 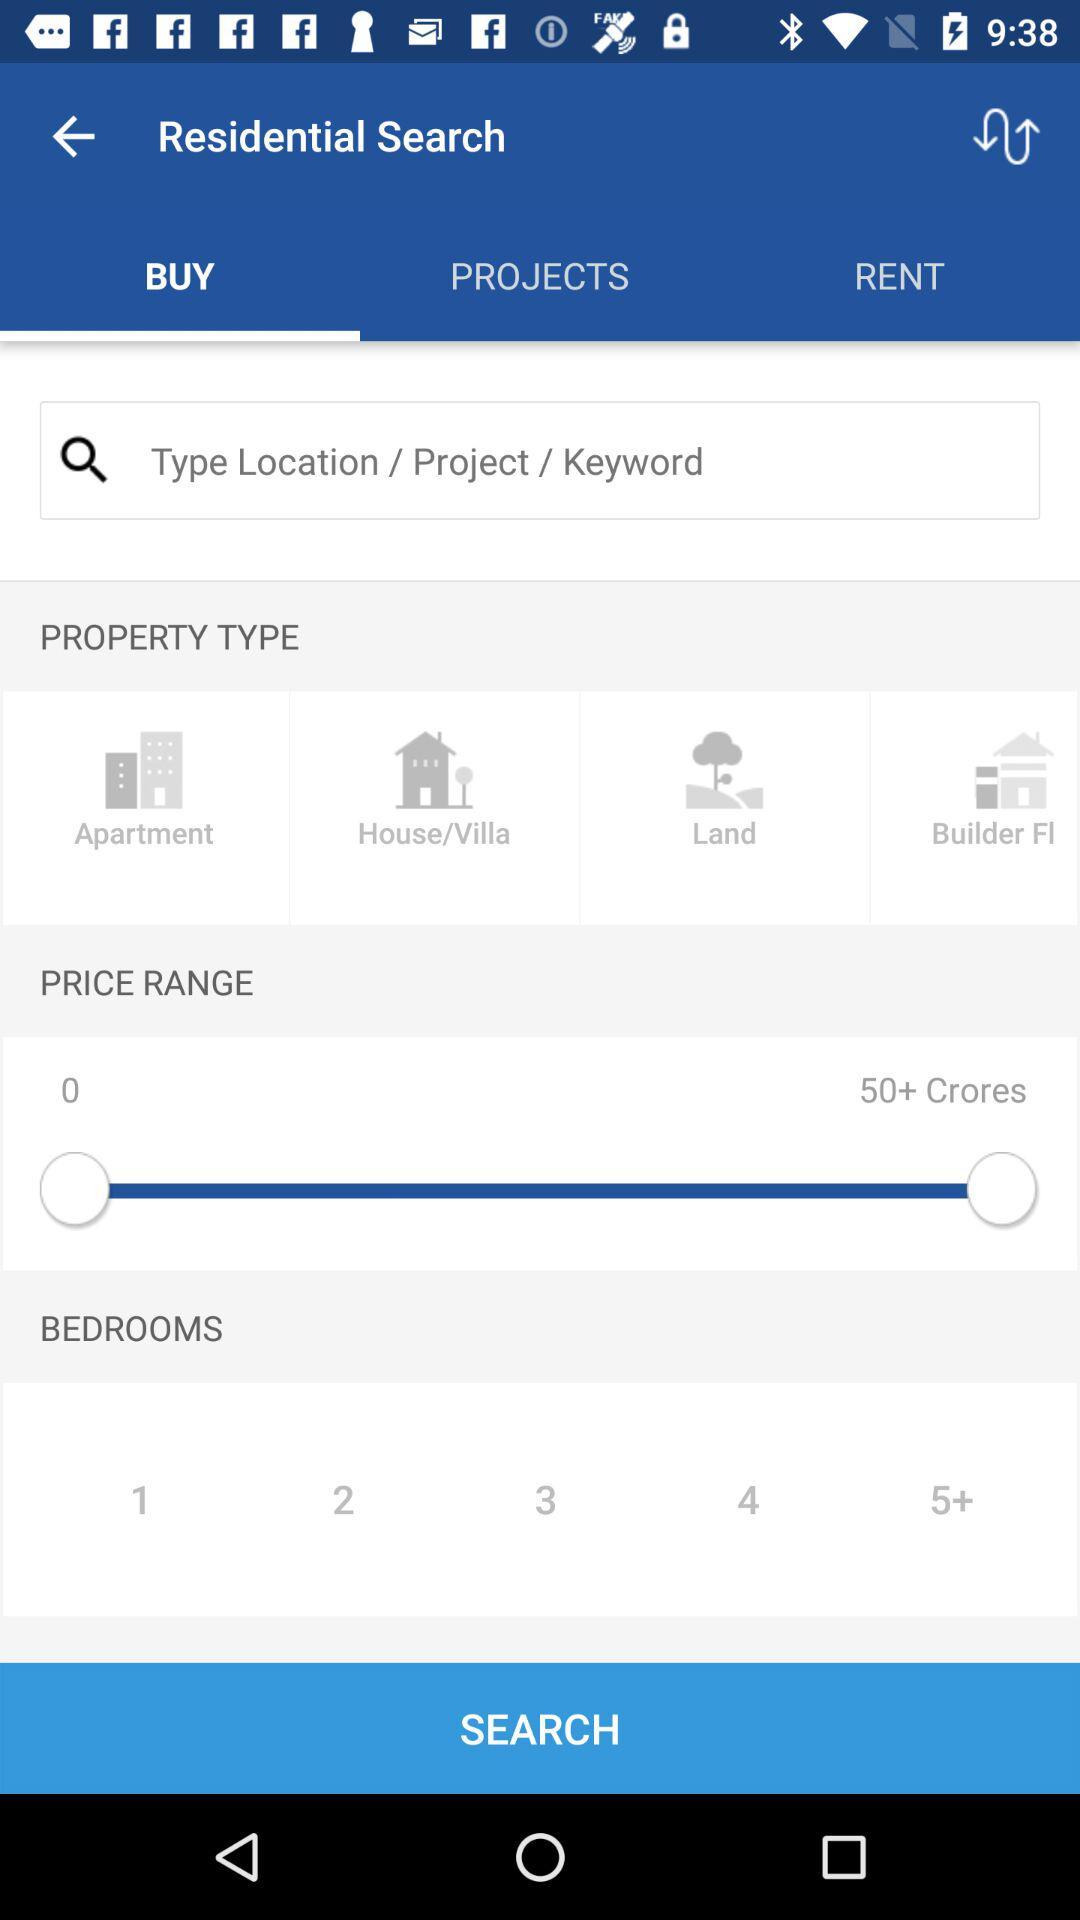 I want to click on app to the left of the residential search	 item, so click(x=72, y=135).